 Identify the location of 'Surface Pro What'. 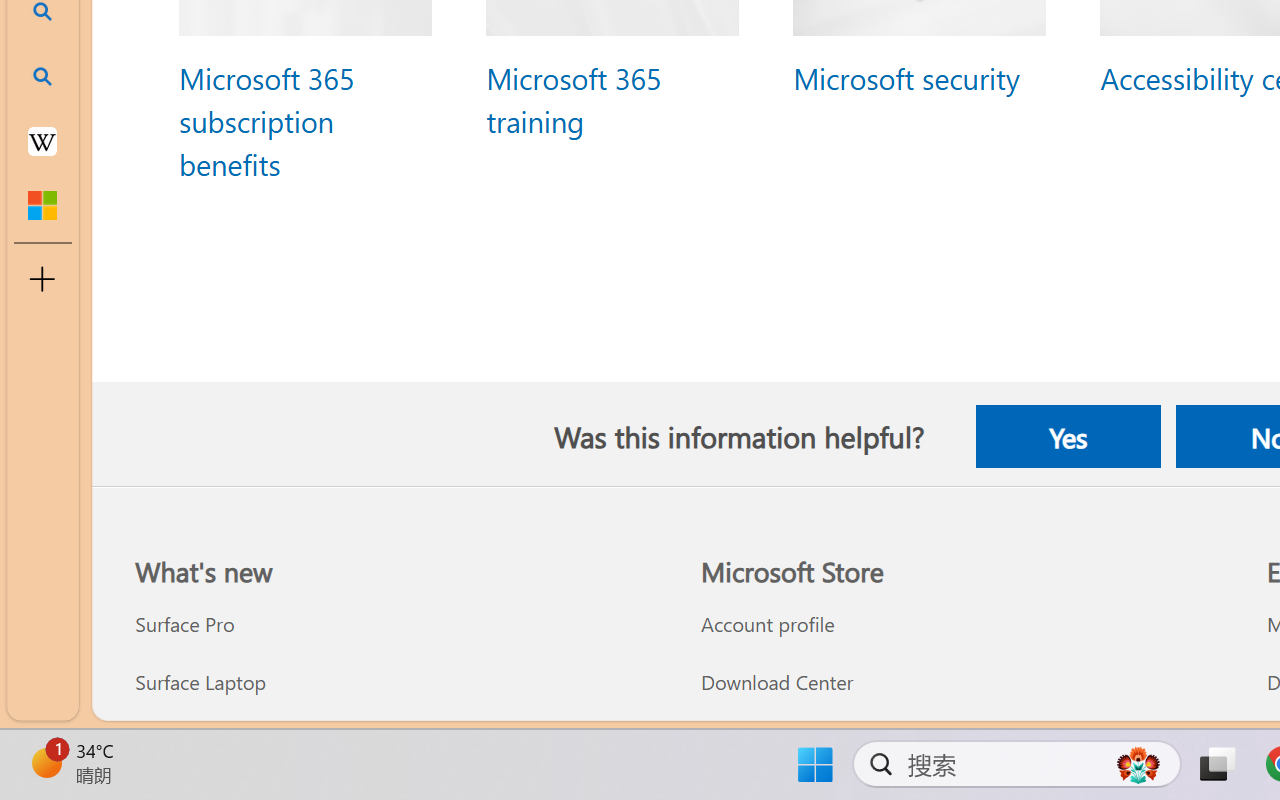
(184, 624).